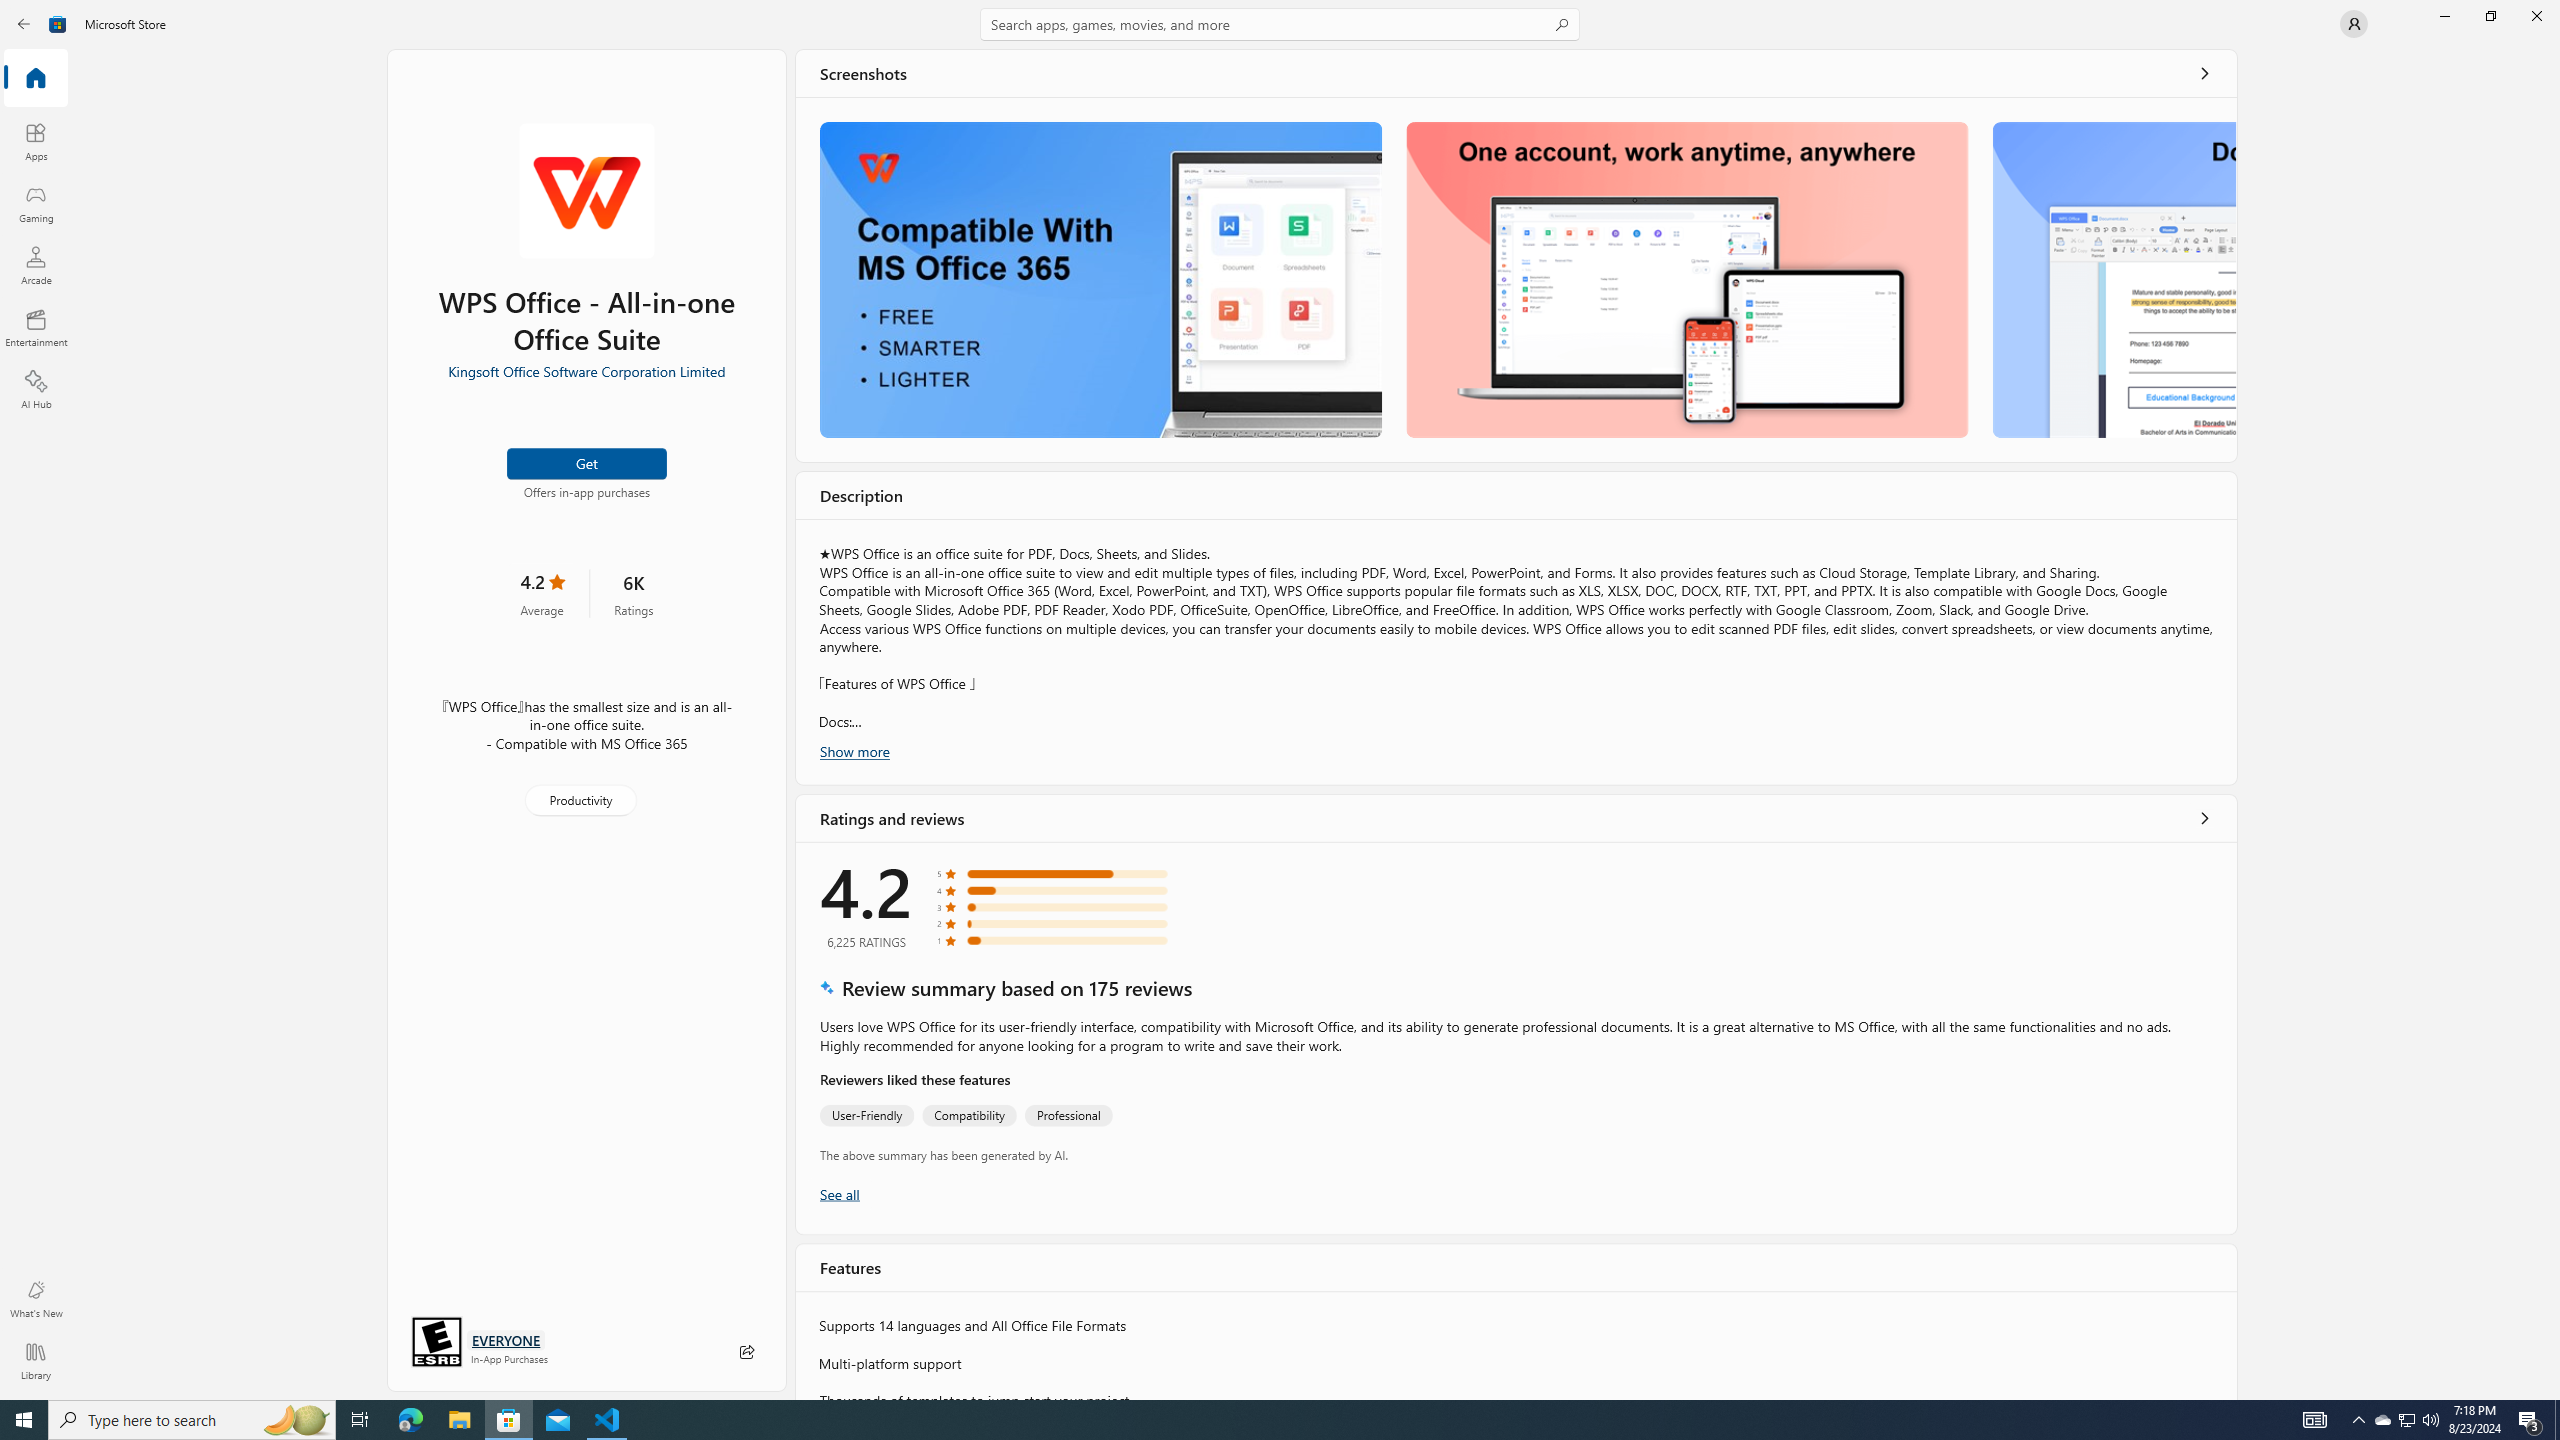 This screenshot has width=2560, height=1440. What do you see at coordinates (1280, 23) in the screenshot?
I see `'Search'` at bounding box center [1280, 23].